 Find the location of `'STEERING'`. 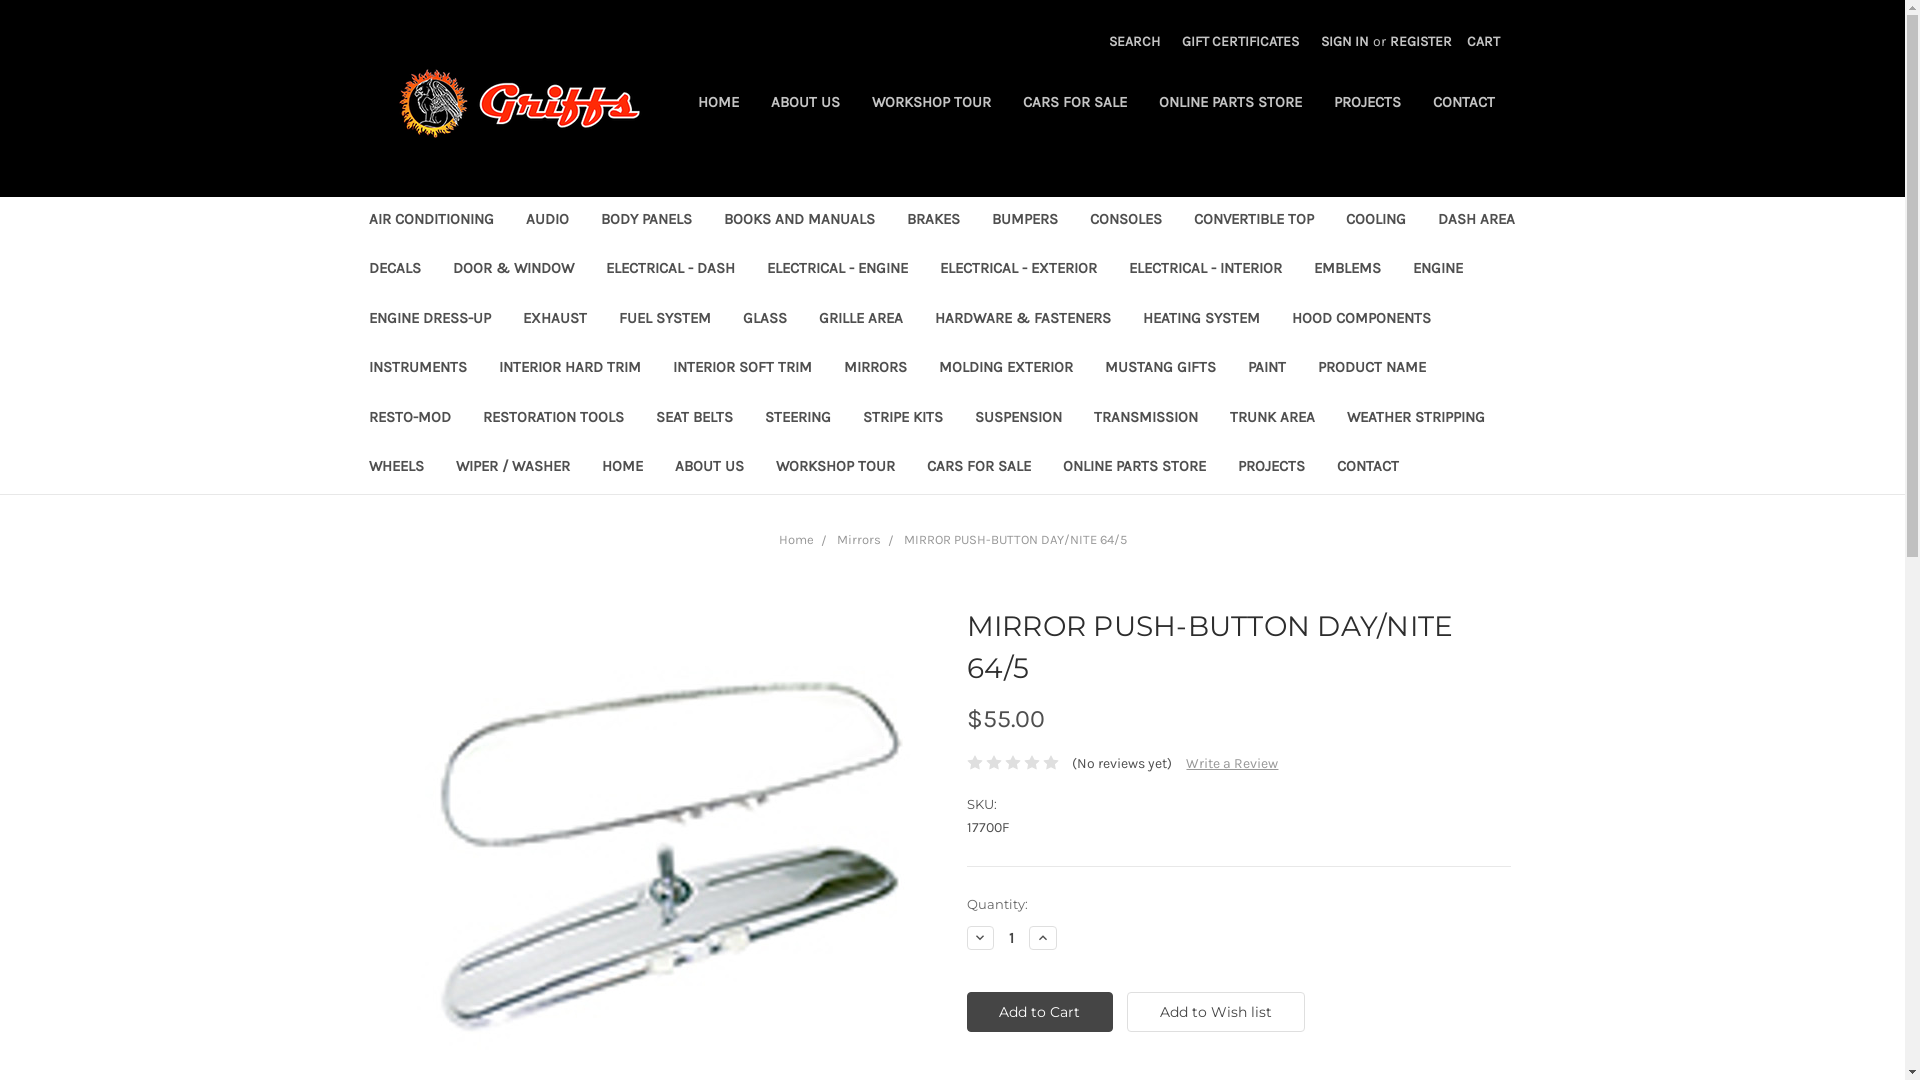

'STEERING' is located at coordinates (747, 418).